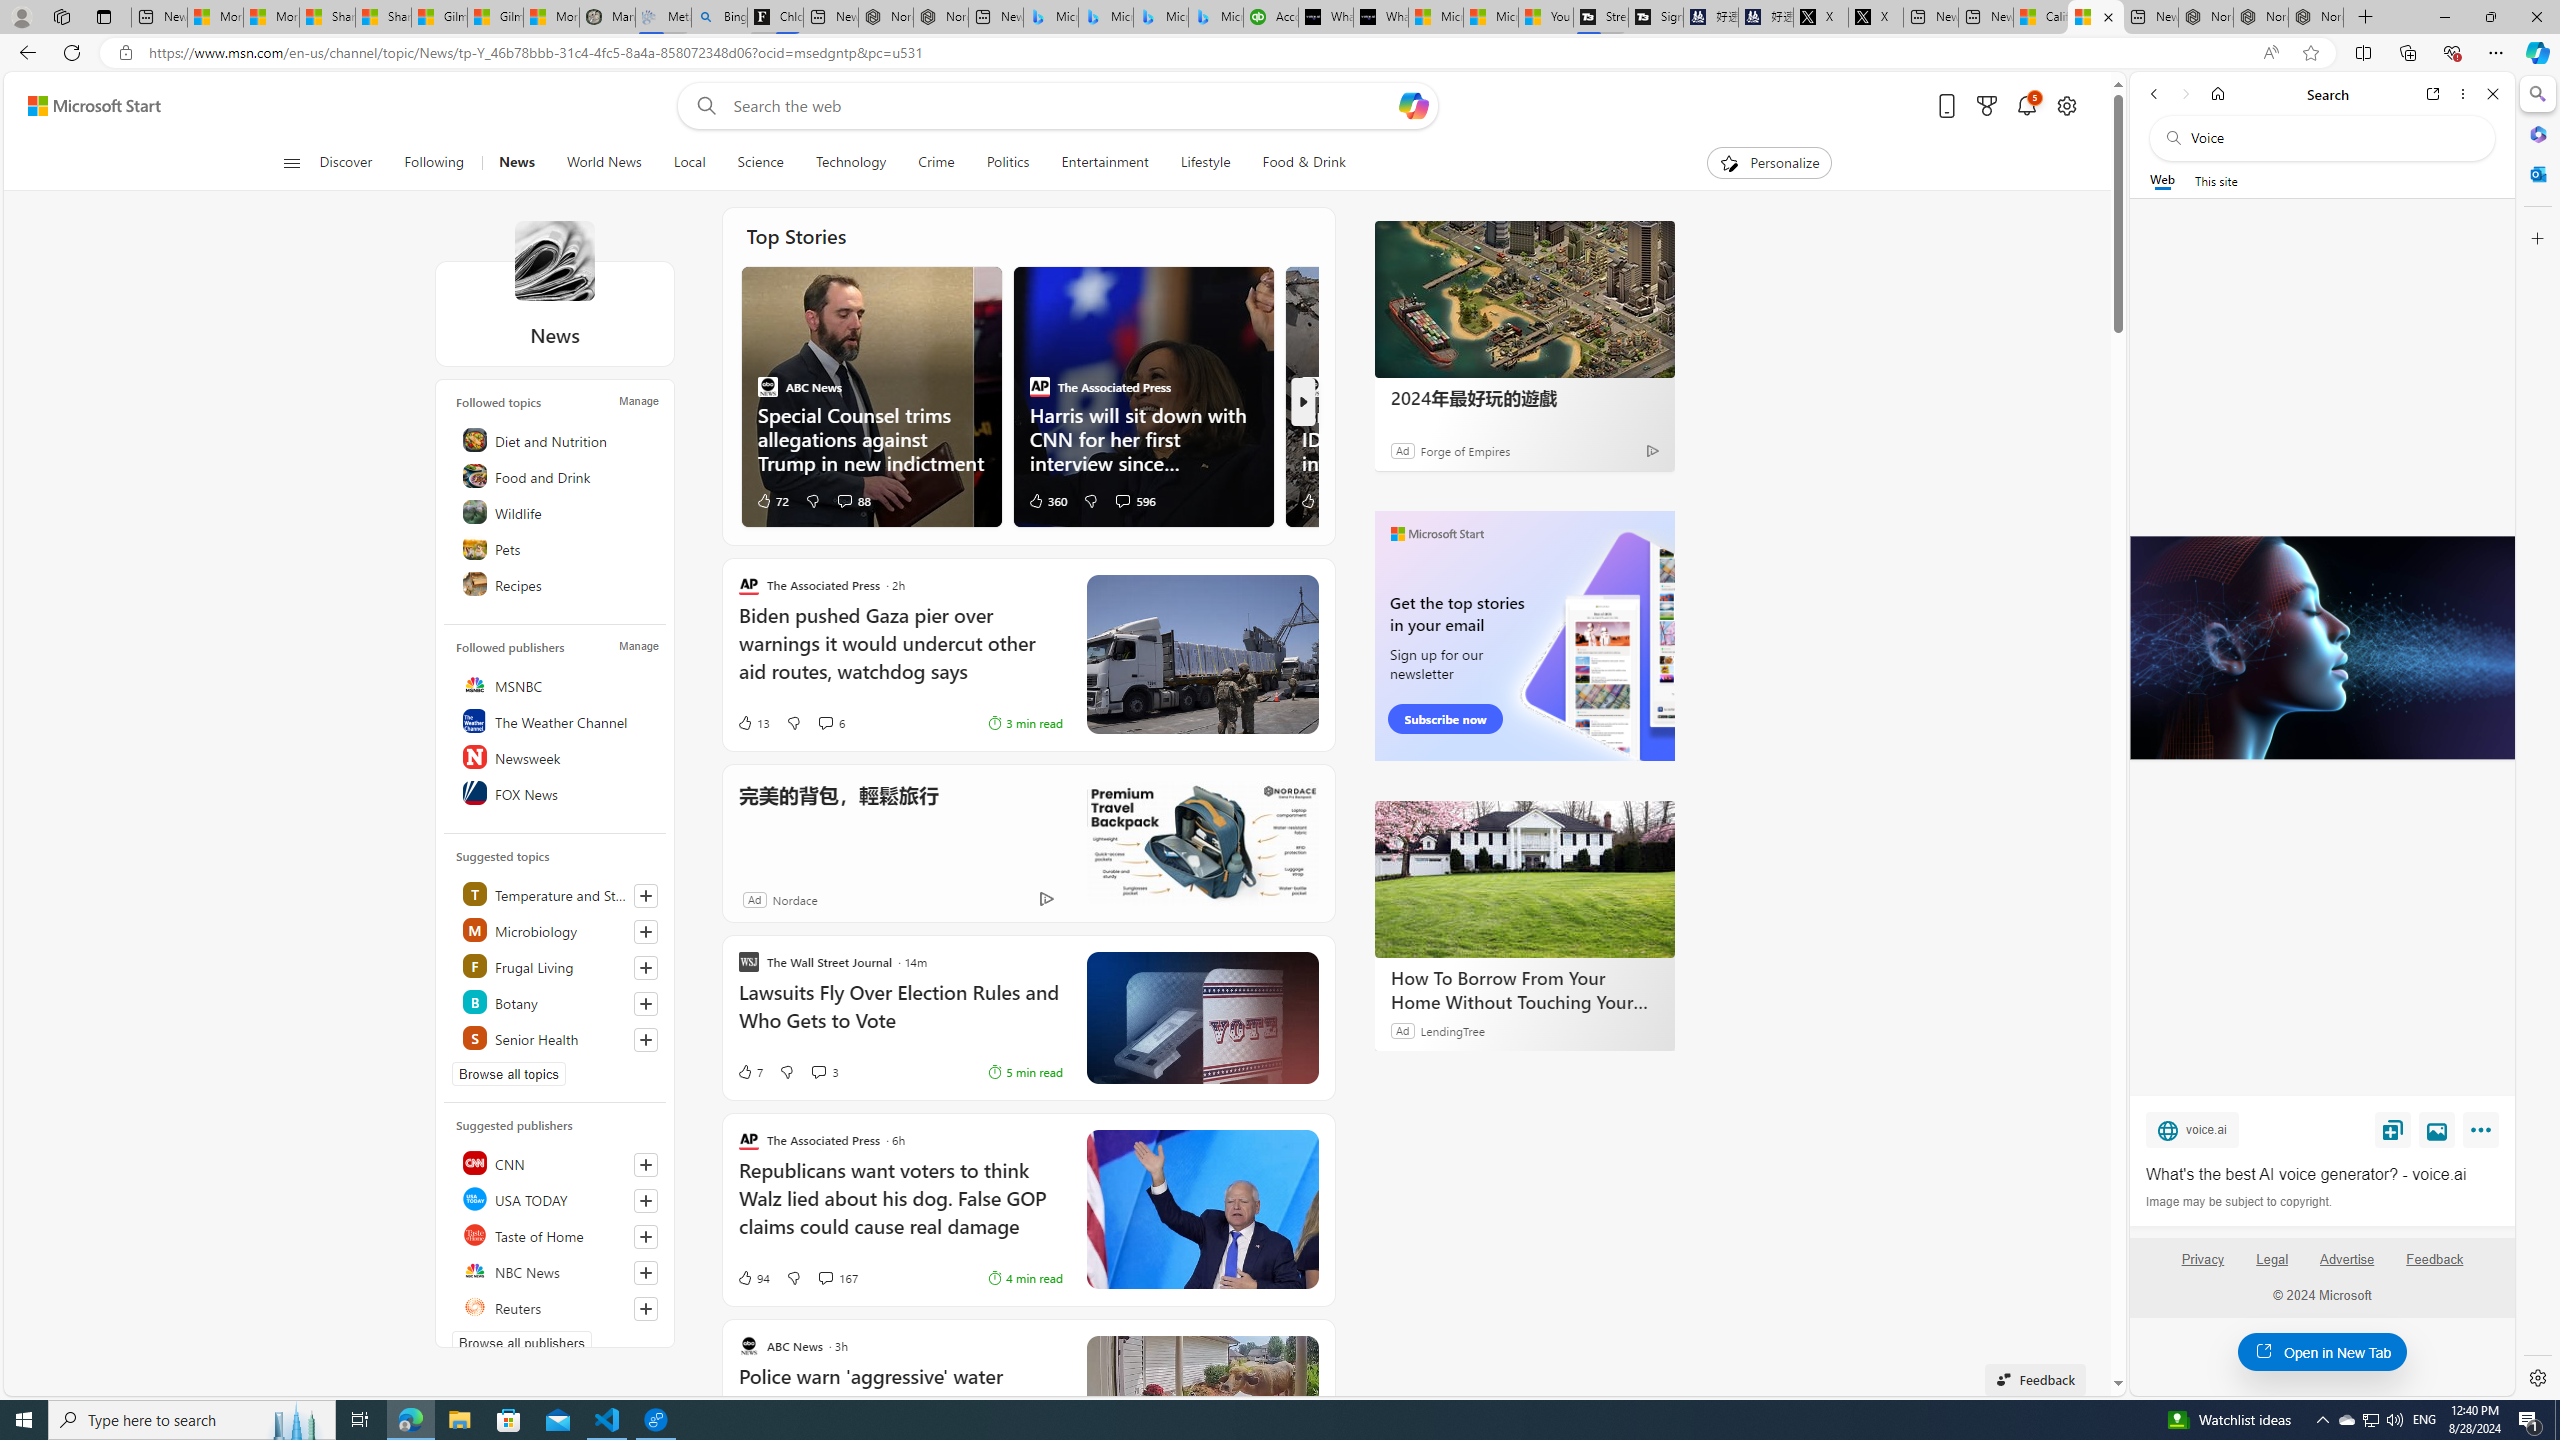  Describe the element at coordinates (558, 438) in the screenshot. I see `'Diet and Nutrition'` at that location.